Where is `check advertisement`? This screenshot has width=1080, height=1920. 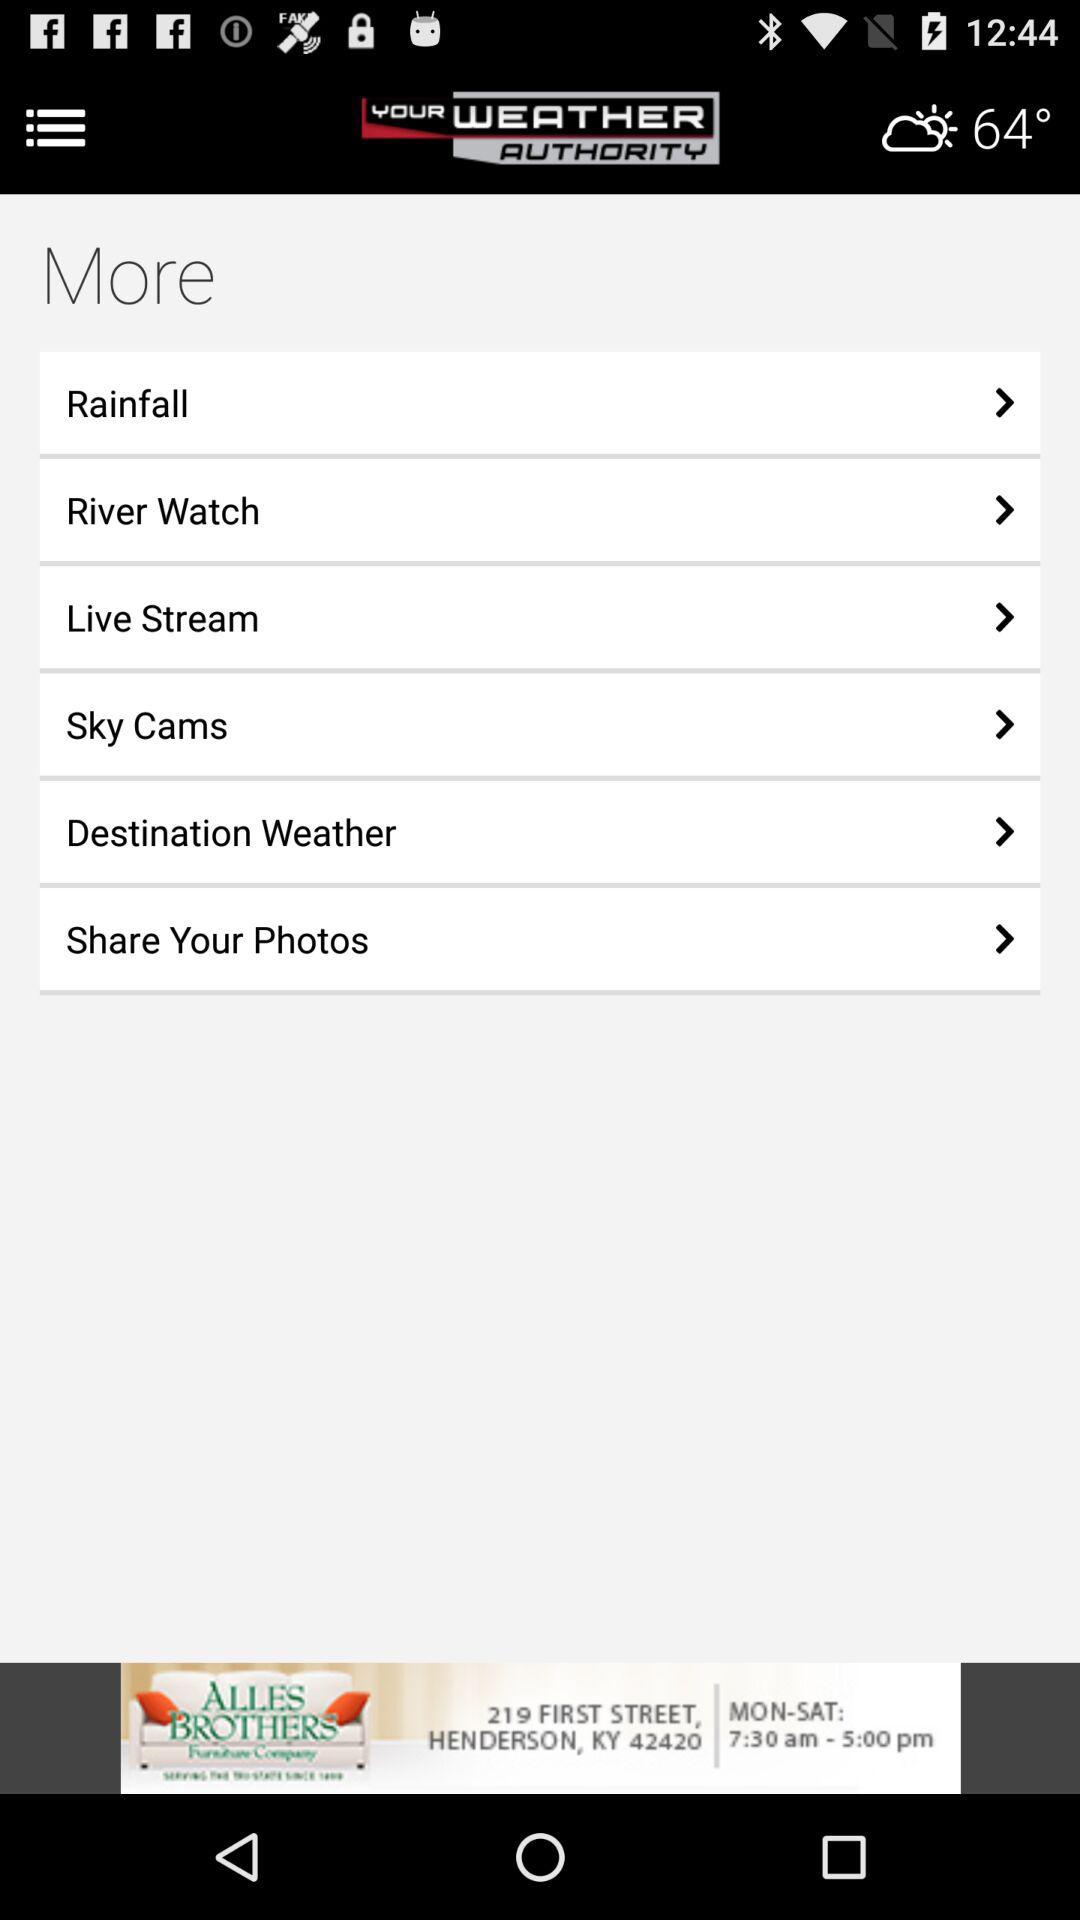 check advertisement is located at coordinates (540, 1727).